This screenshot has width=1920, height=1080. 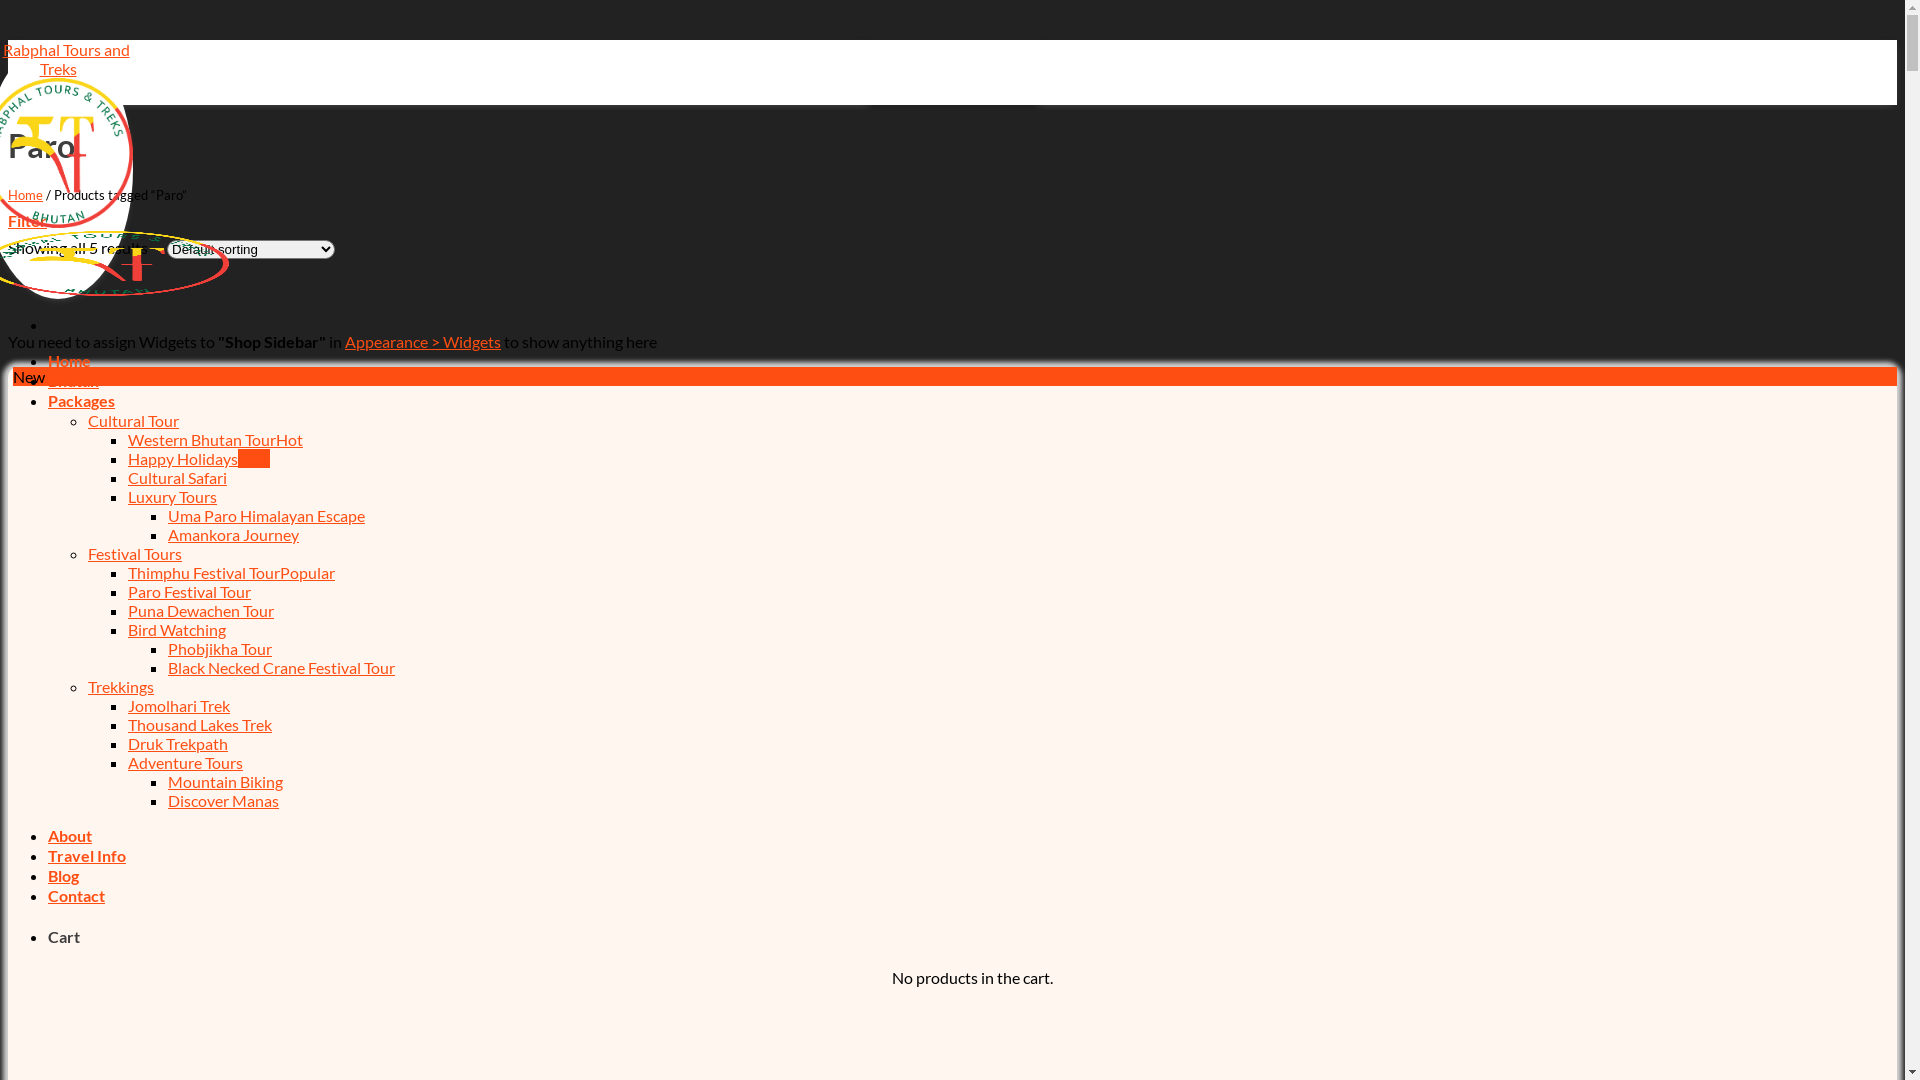 What do you see at coordinates (220, 648) in the screenshot?
I see `'Phobjikha Tour'` at bounding box center [220, 648].